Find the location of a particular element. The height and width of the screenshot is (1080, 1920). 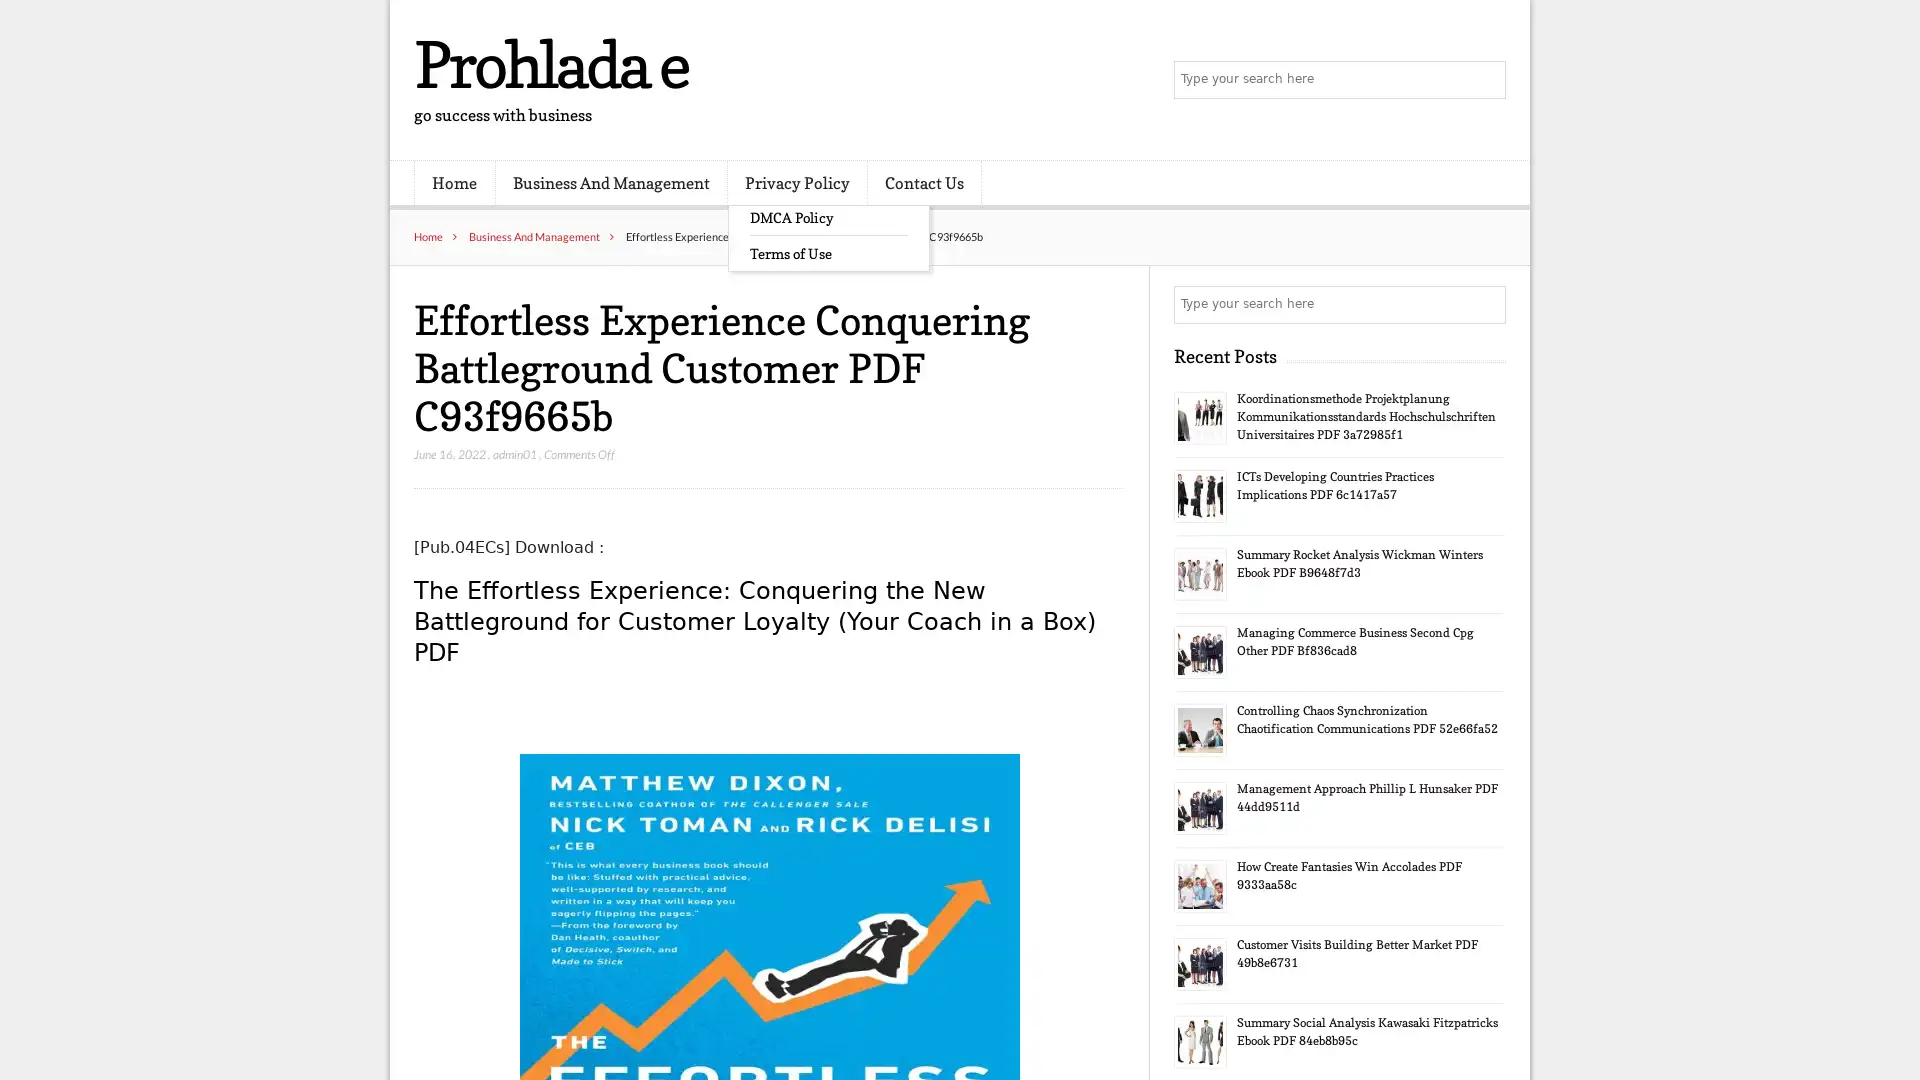

Search is located at coordinates (1485, 304).